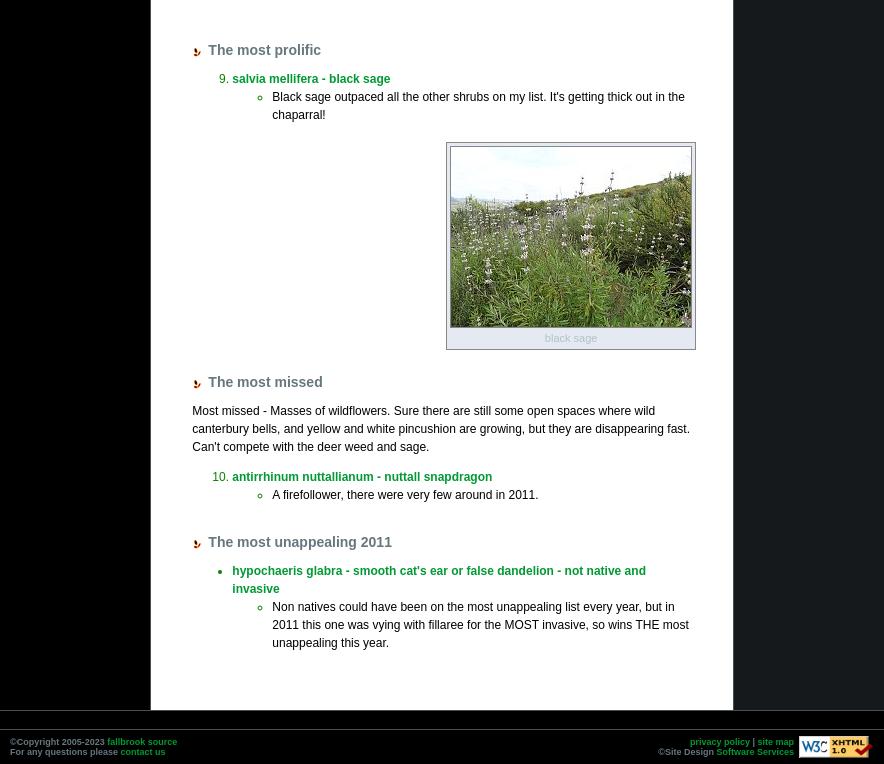  I want to click on 'antirrhinum nuttallianum - nuttall snapdragon', so click(360, 475).